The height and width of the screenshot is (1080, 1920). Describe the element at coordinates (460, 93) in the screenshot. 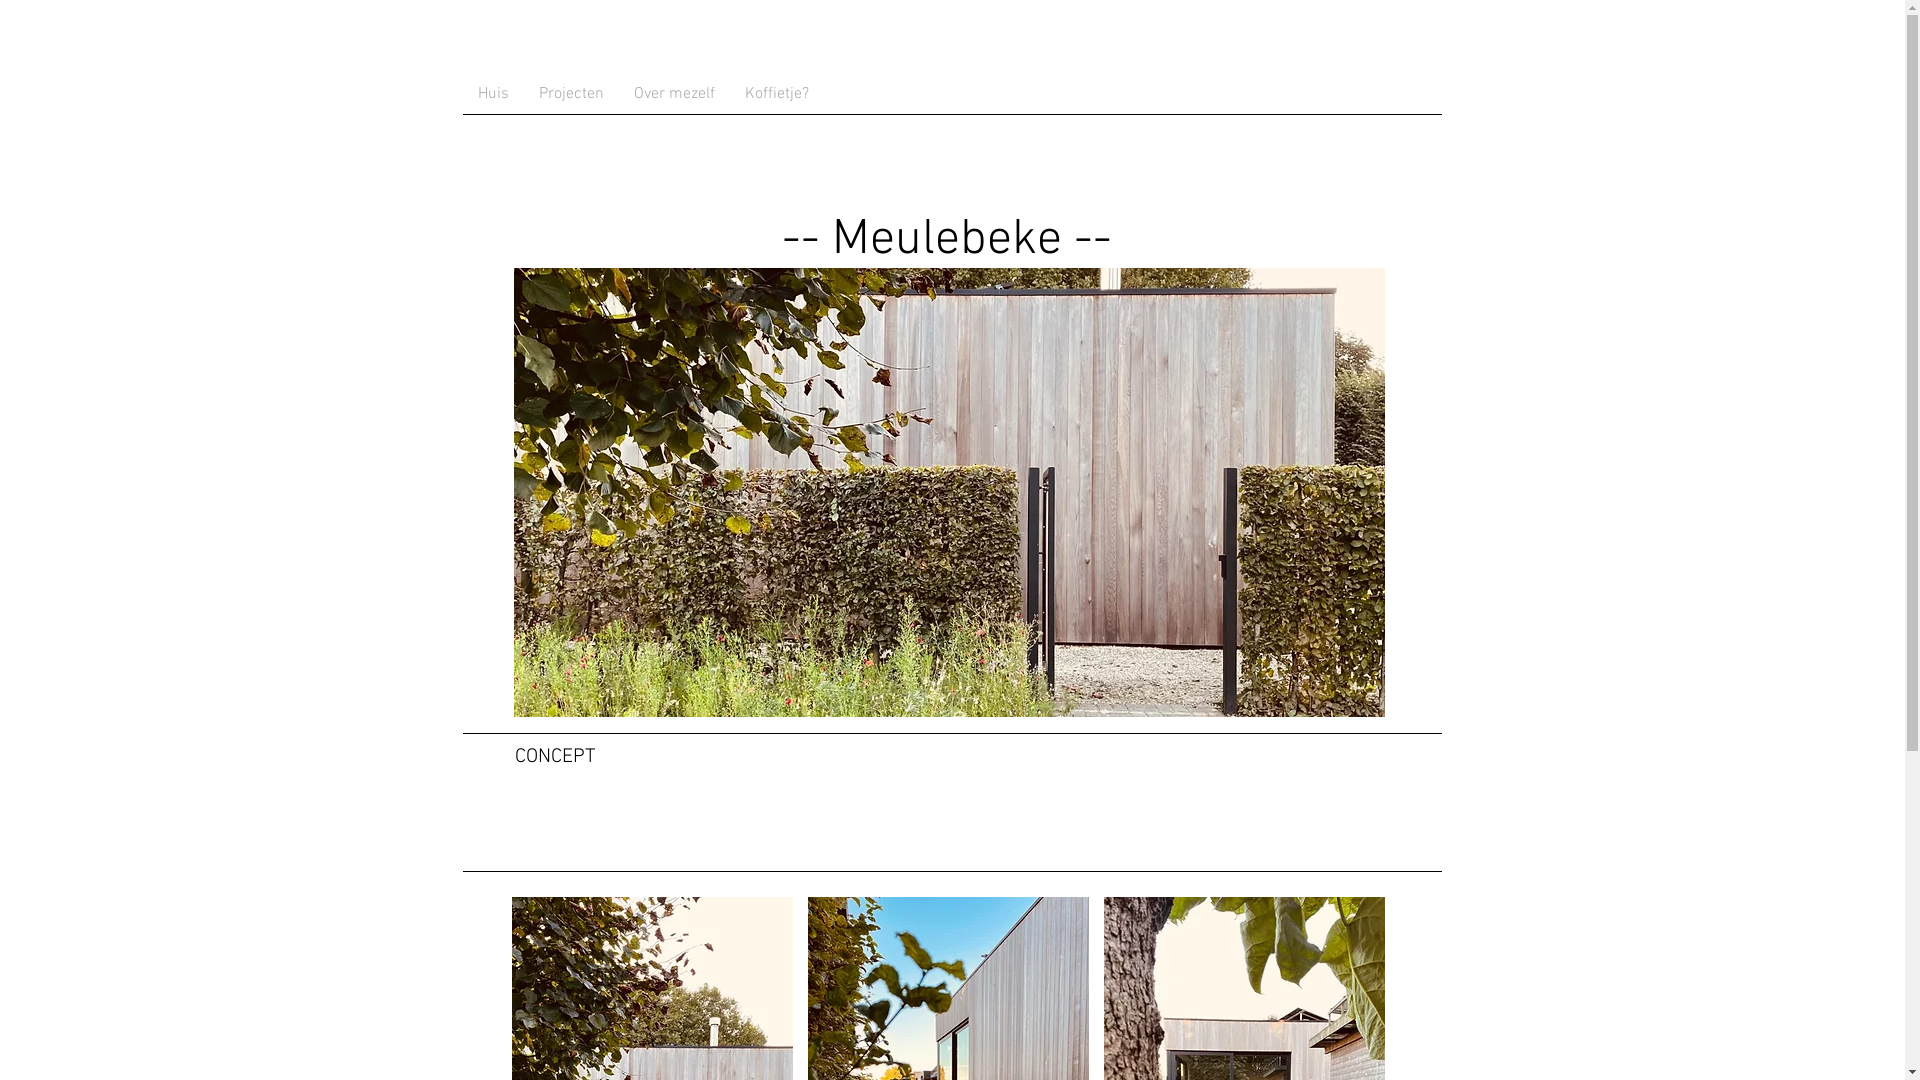

I see `'Huis'` at that location.